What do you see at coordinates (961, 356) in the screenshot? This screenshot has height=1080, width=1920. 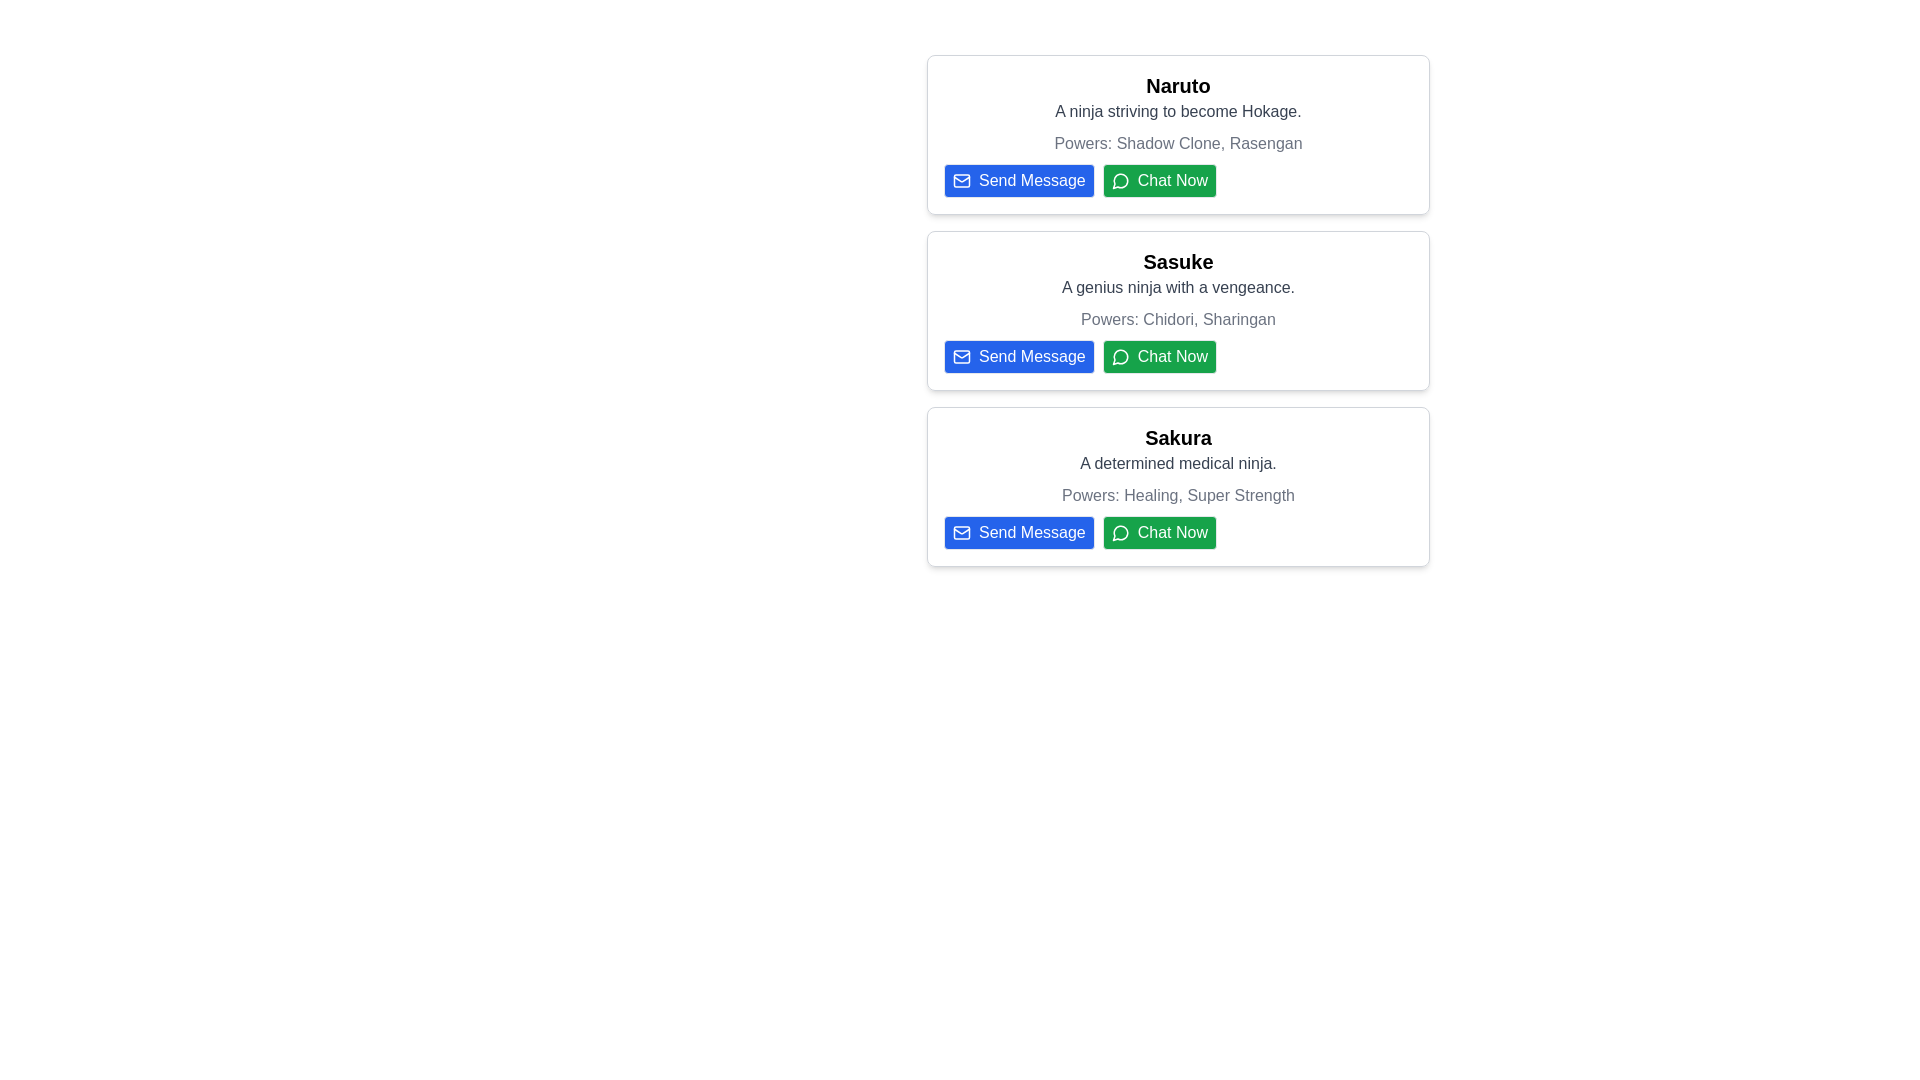 I see `the decorative icon for the 'Send Message' button, which is located at the far-left side of the button, visually reinforcing the concept of communication` at bounding box center [961, 356].